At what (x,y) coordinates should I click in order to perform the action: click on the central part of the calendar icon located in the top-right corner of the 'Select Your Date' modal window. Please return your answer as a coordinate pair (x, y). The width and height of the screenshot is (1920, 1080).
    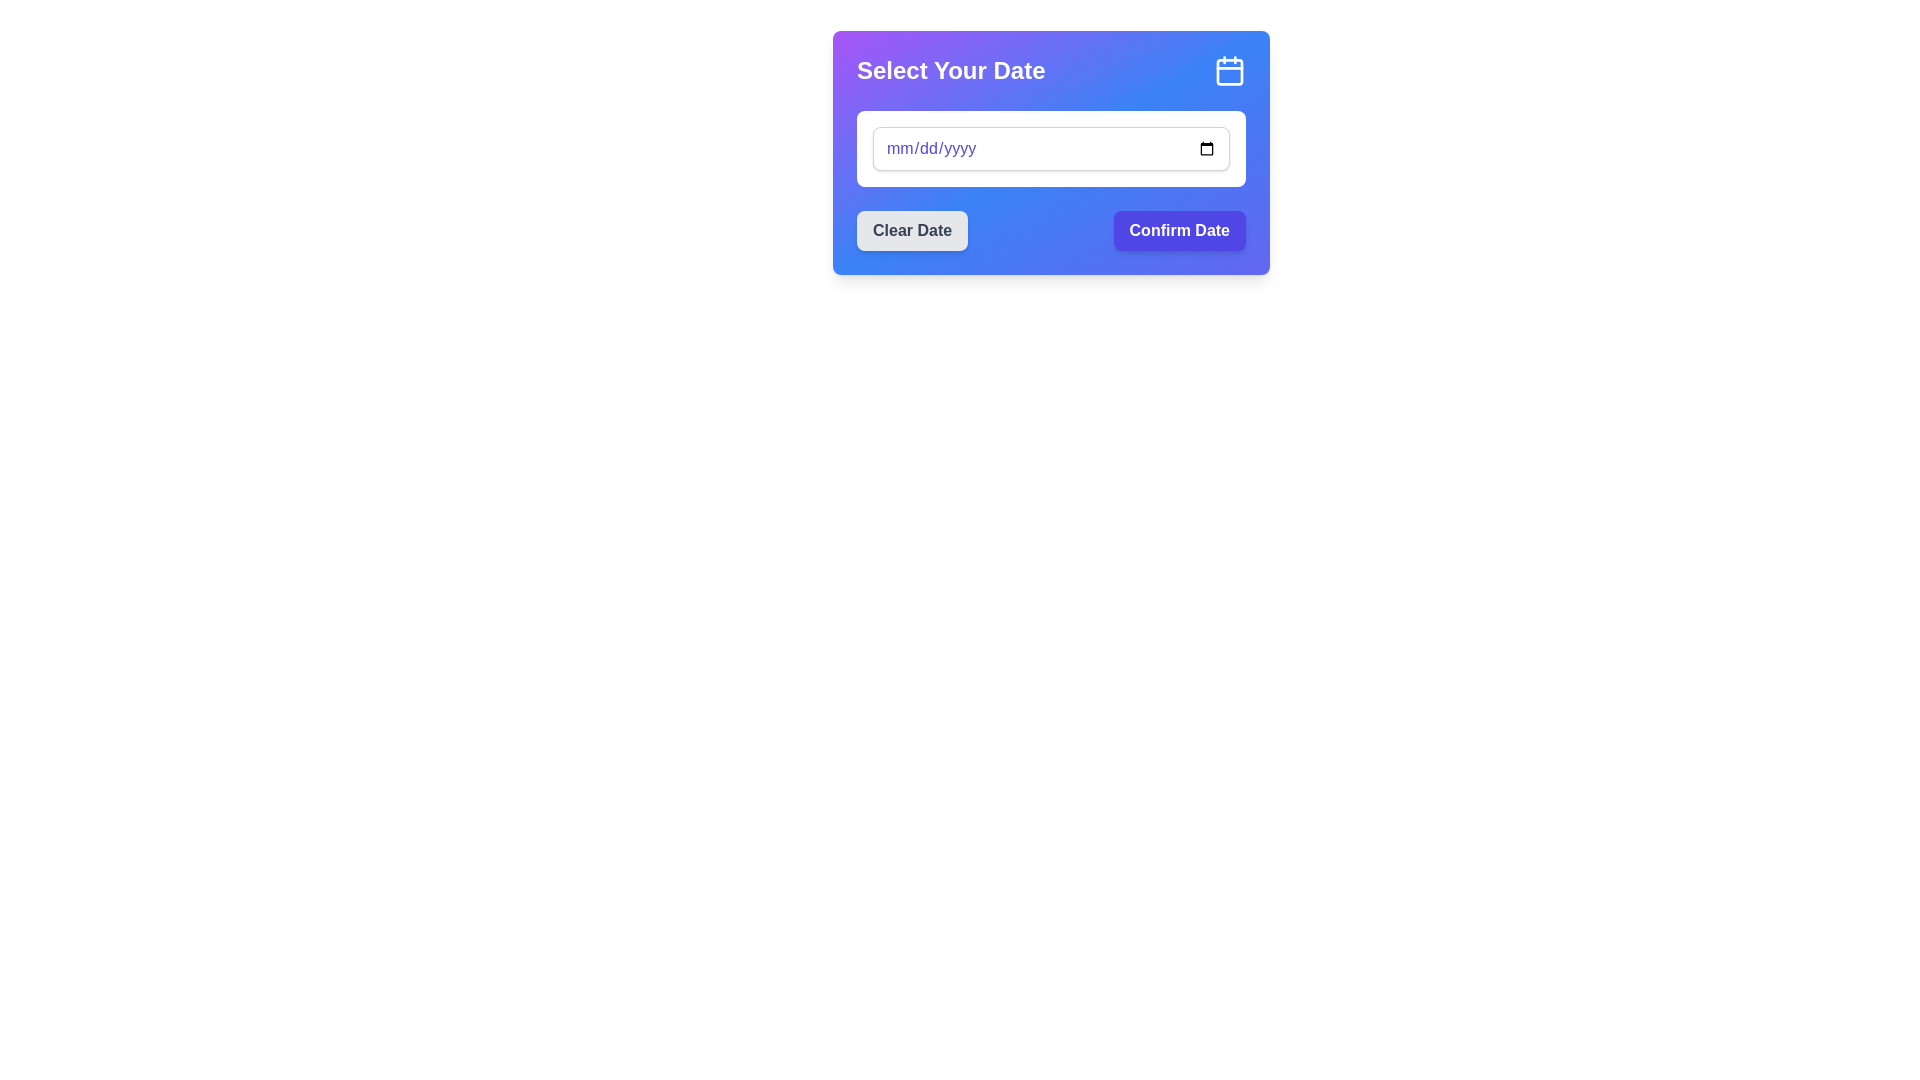
    Looking at the image, I should click on (1228, 71).